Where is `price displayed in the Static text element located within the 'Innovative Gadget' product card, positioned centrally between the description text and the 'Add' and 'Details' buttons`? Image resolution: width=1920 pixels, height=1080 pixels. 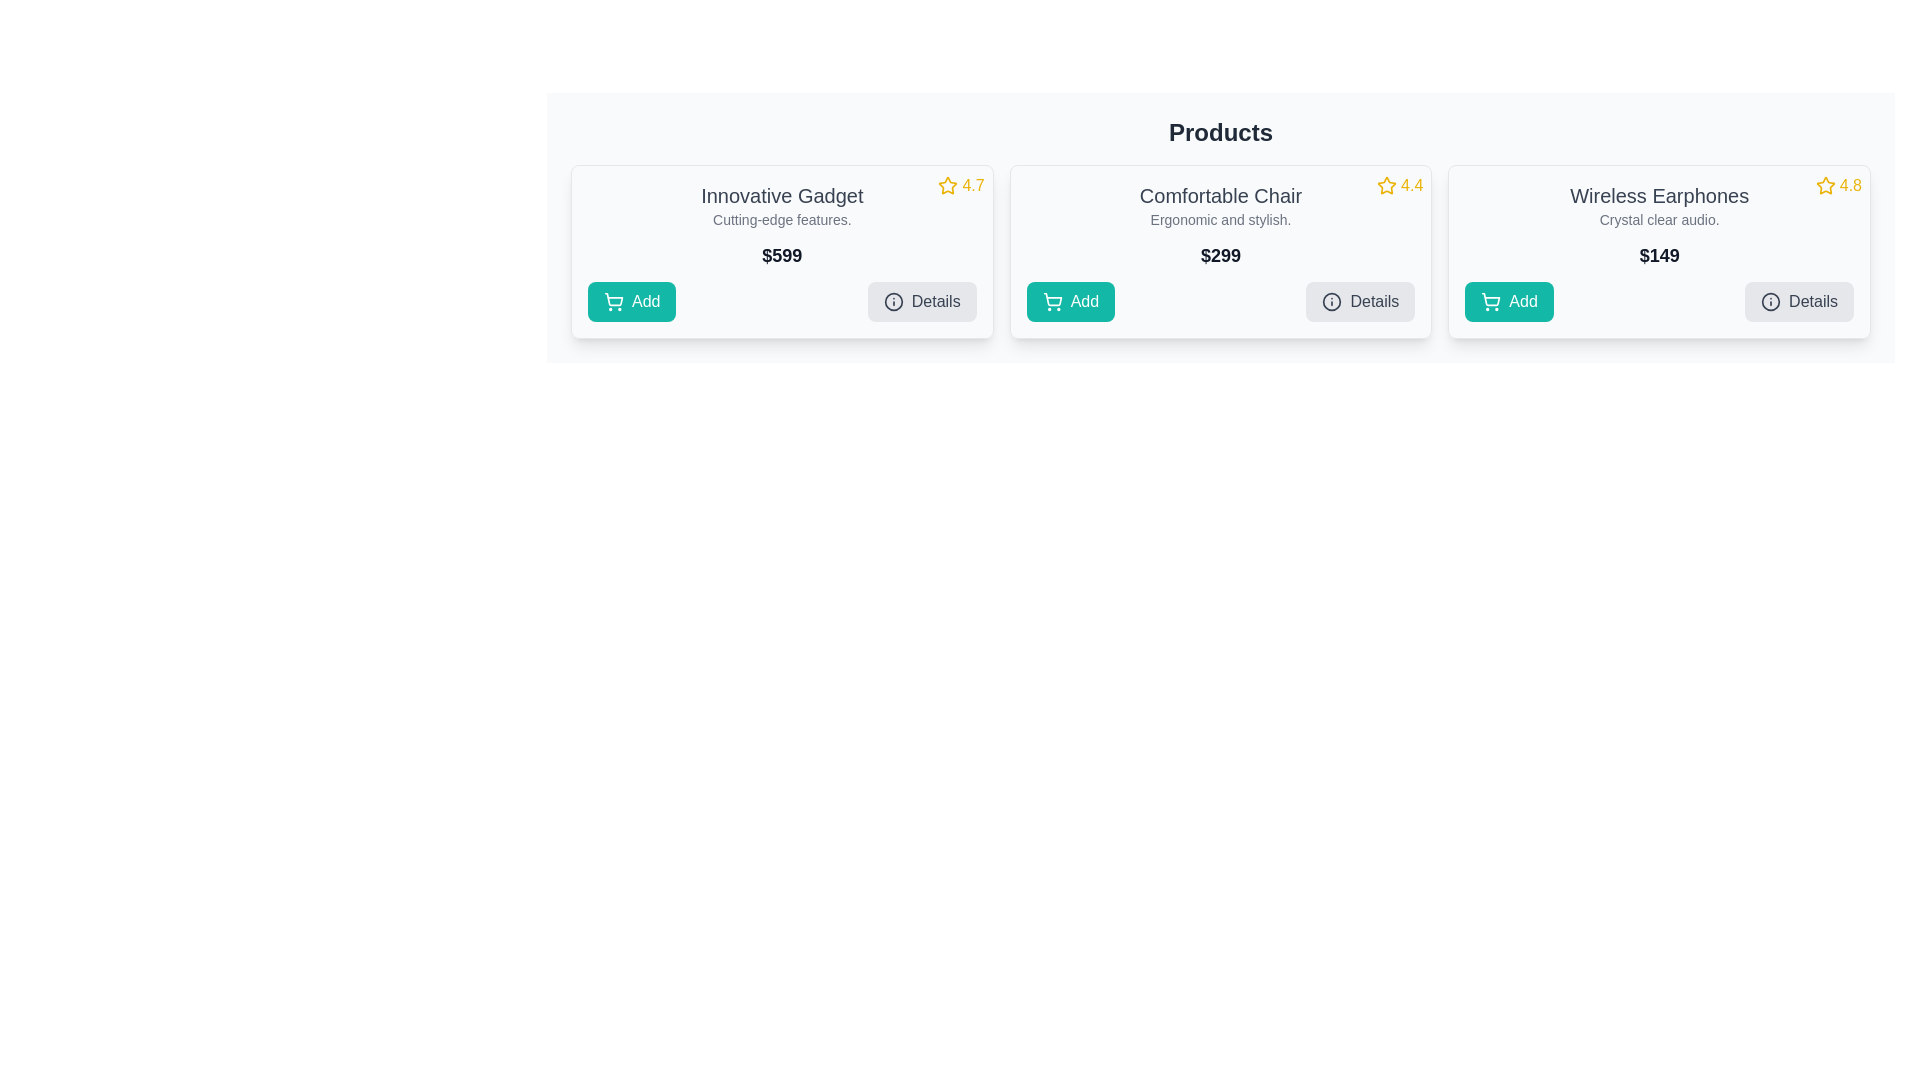 price displayed in the Static text element located within the 'Innovative Gadget' product card, positioned centrally between the description text and the 'Add' and 'Details' buttons is located at coordinates (781, 254).